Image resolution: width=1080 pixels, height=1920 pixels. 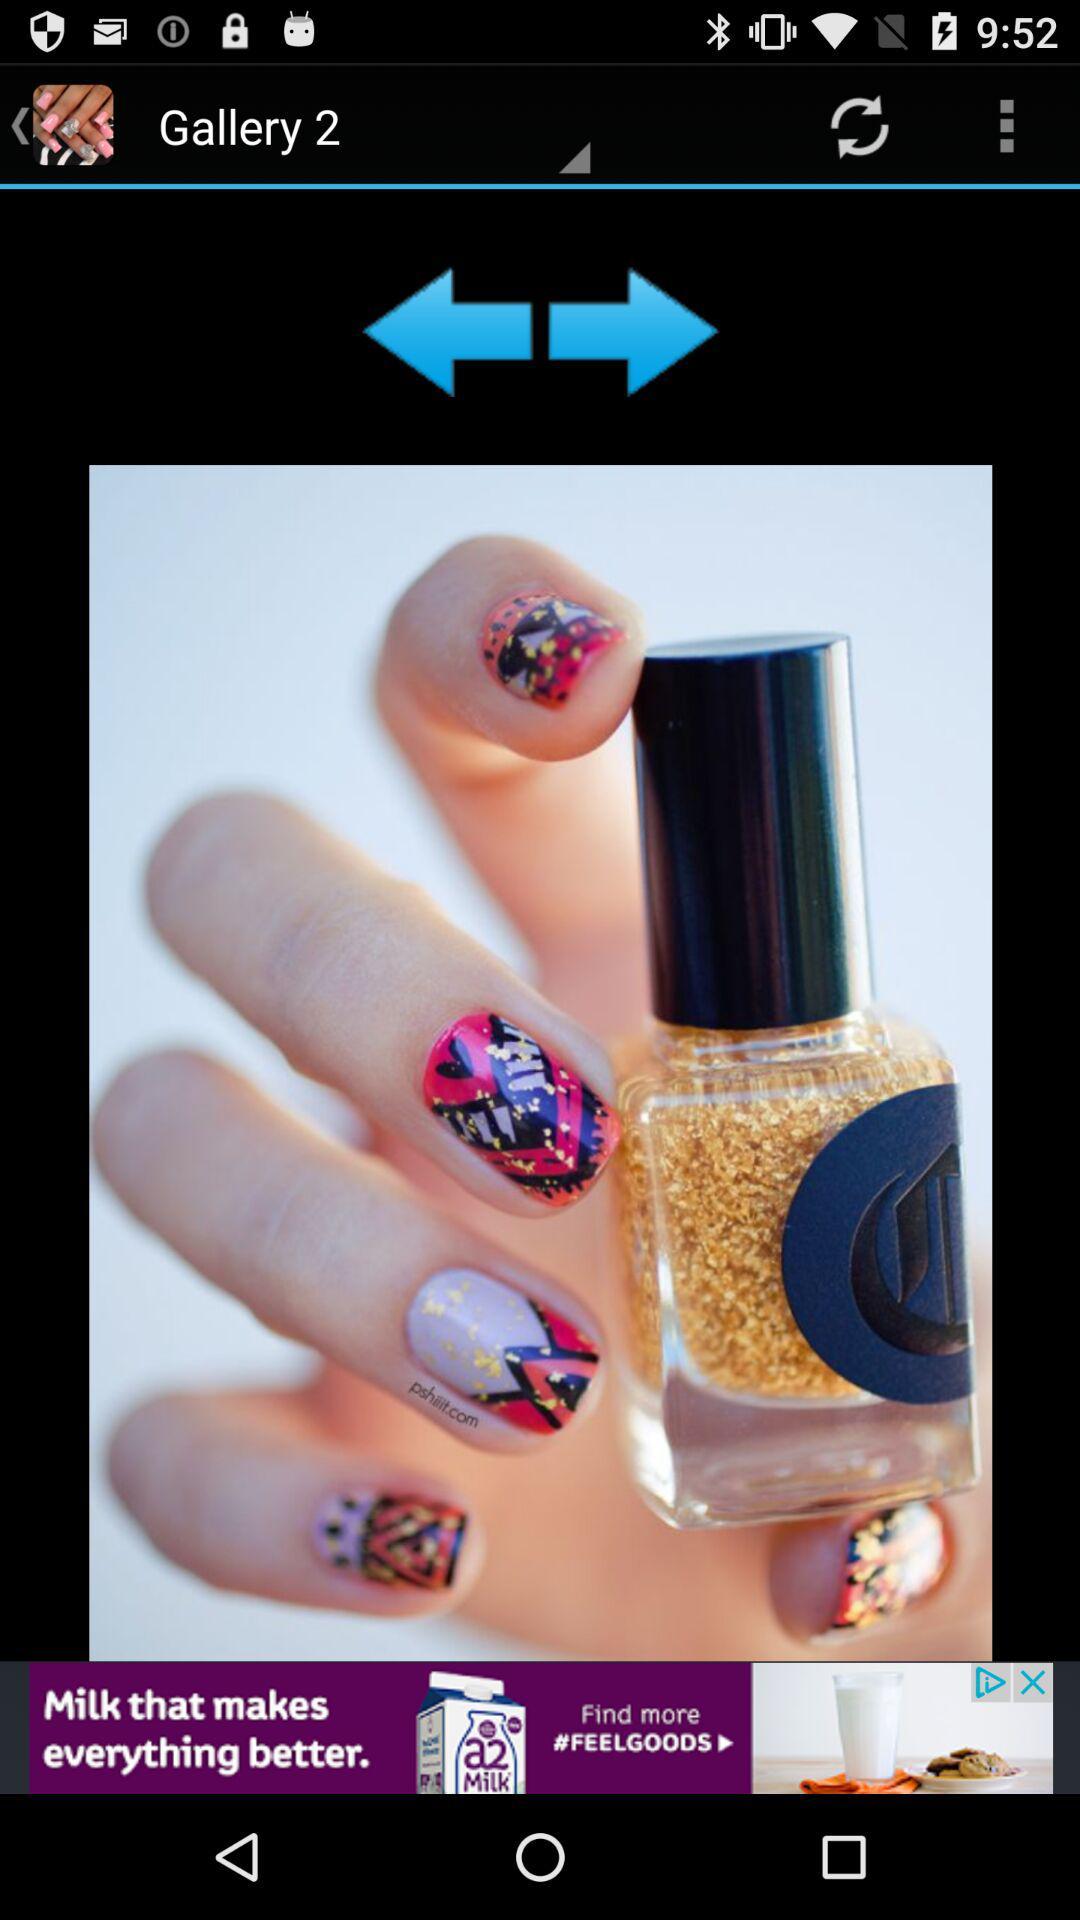 What do you see at coordinates (540, 924) in the screenshot?
I see `image only i believe` at bounding box center [540, 924].